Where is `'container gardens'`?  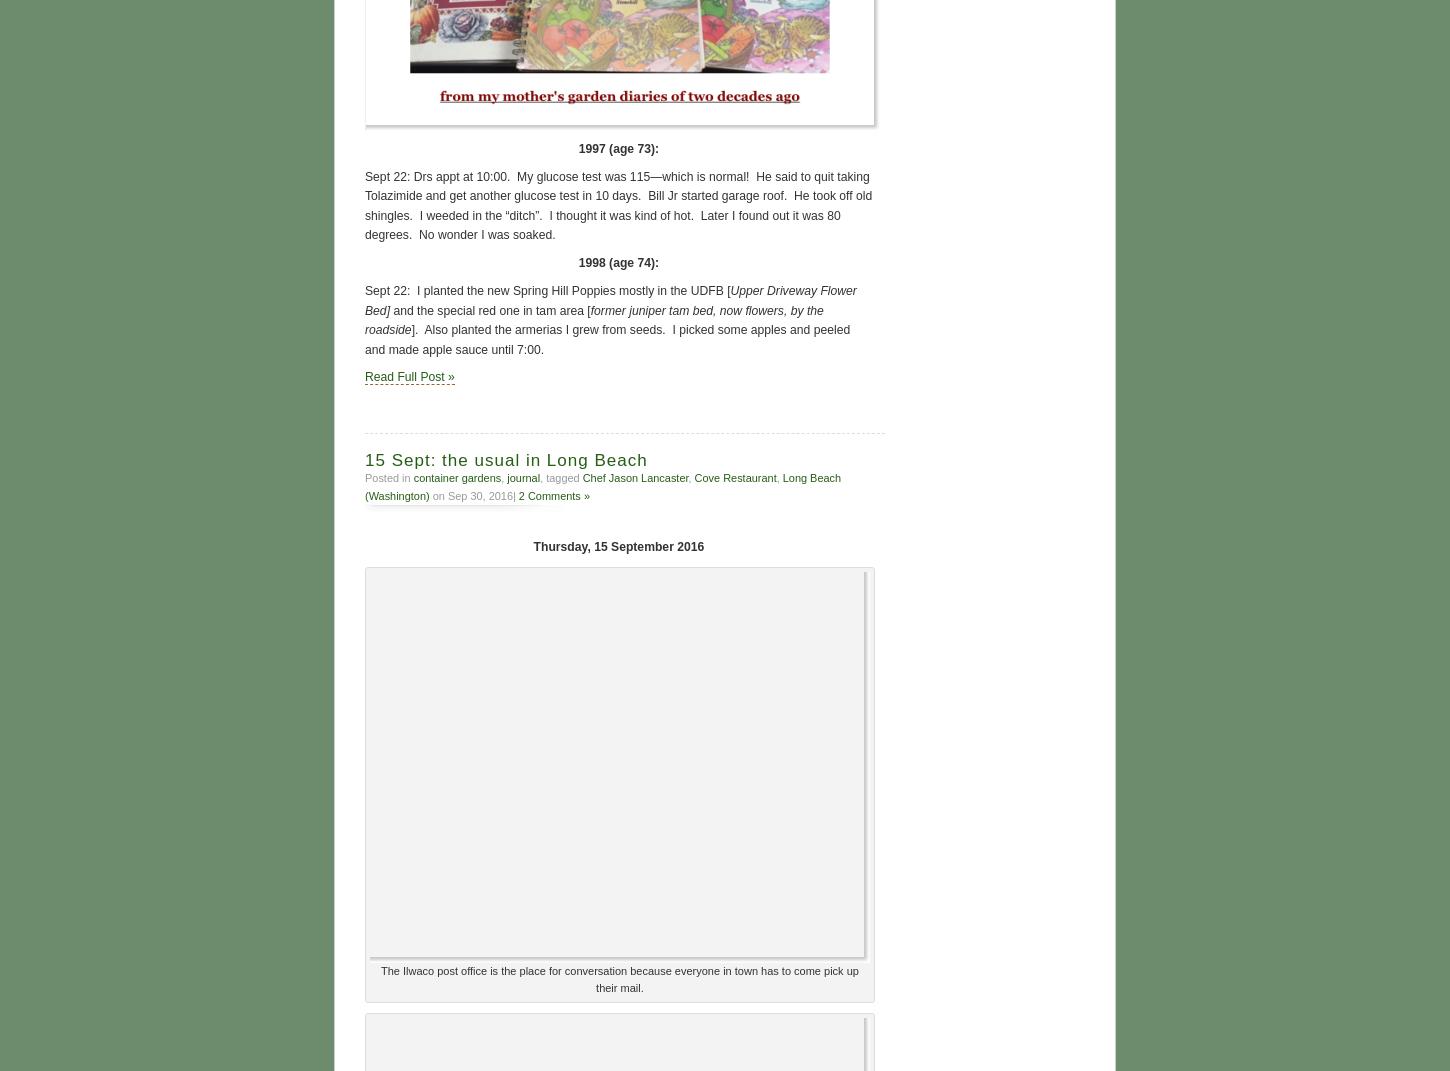 'container gardens' is located at coordinates (411, 474).